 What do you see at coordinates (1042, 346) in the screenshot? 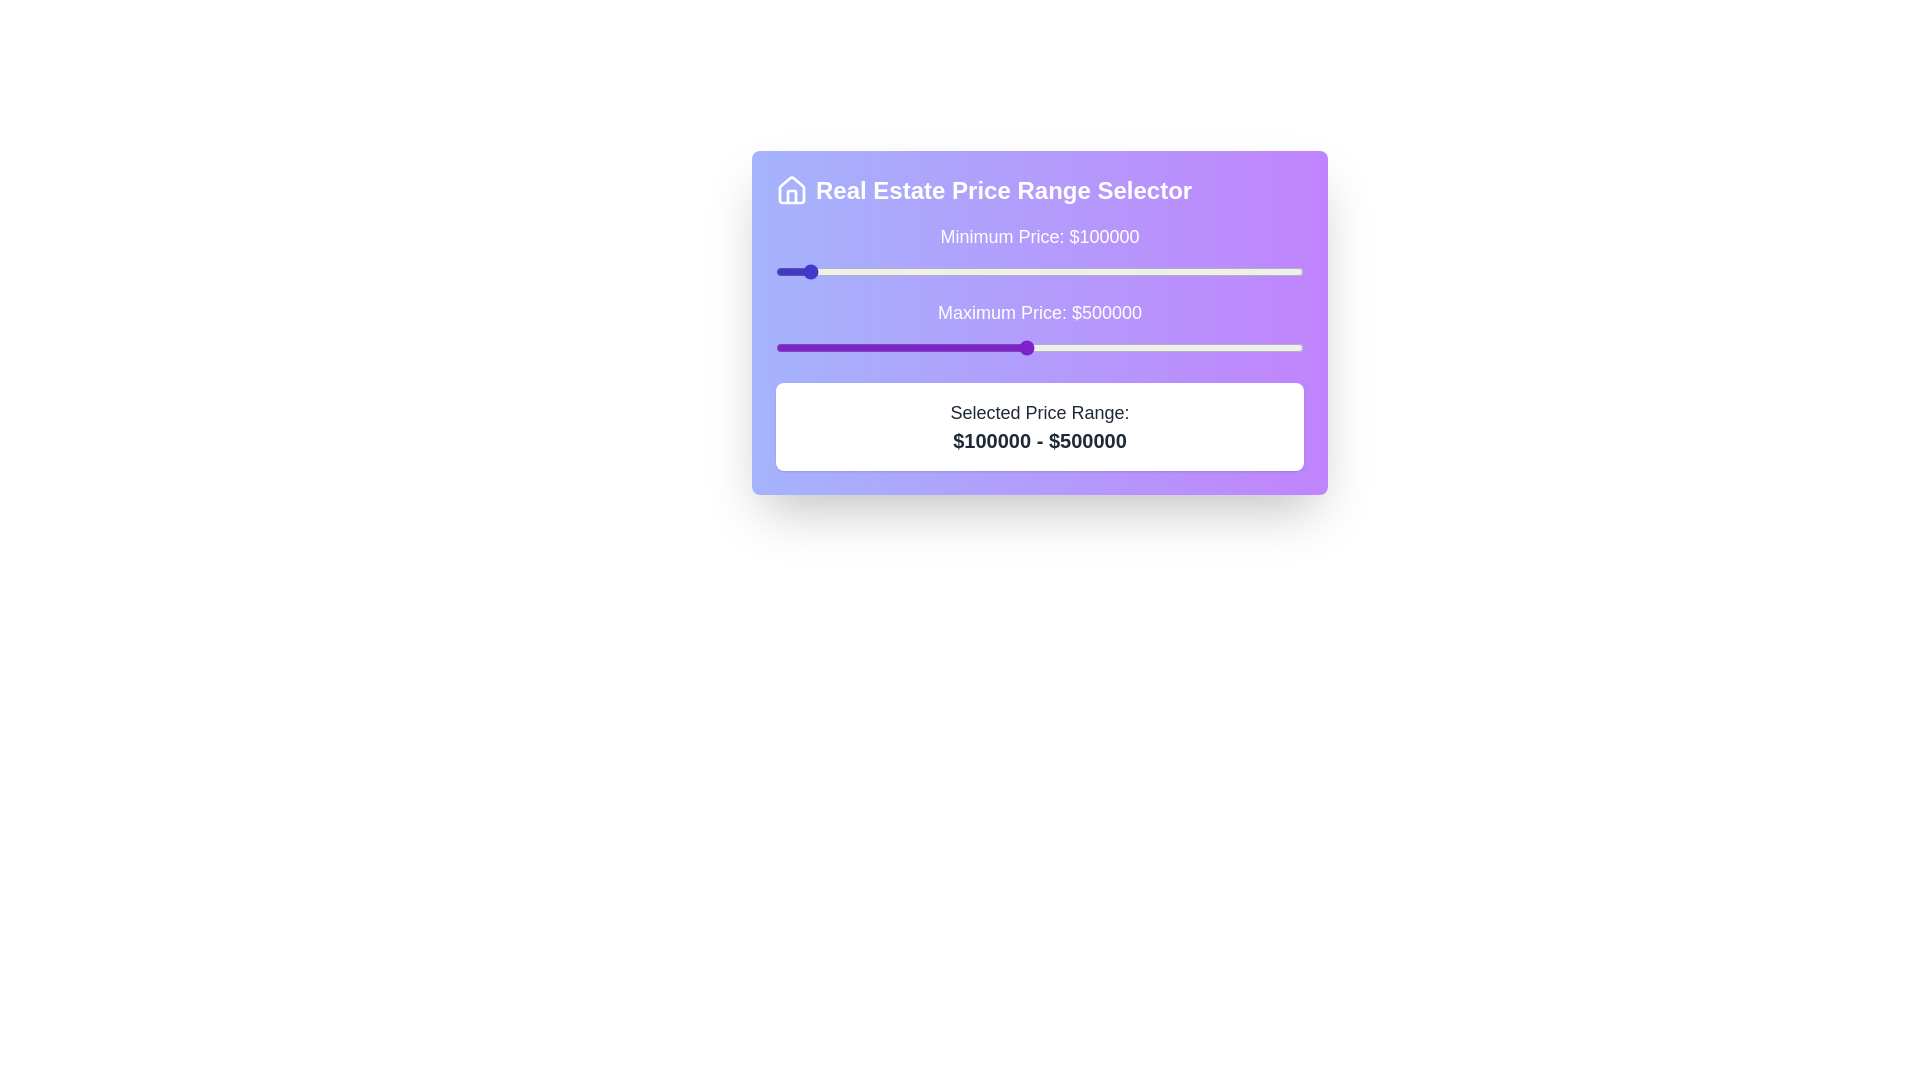
I see `the maximum price slider to 532136` at bounding box center [1042, 346].